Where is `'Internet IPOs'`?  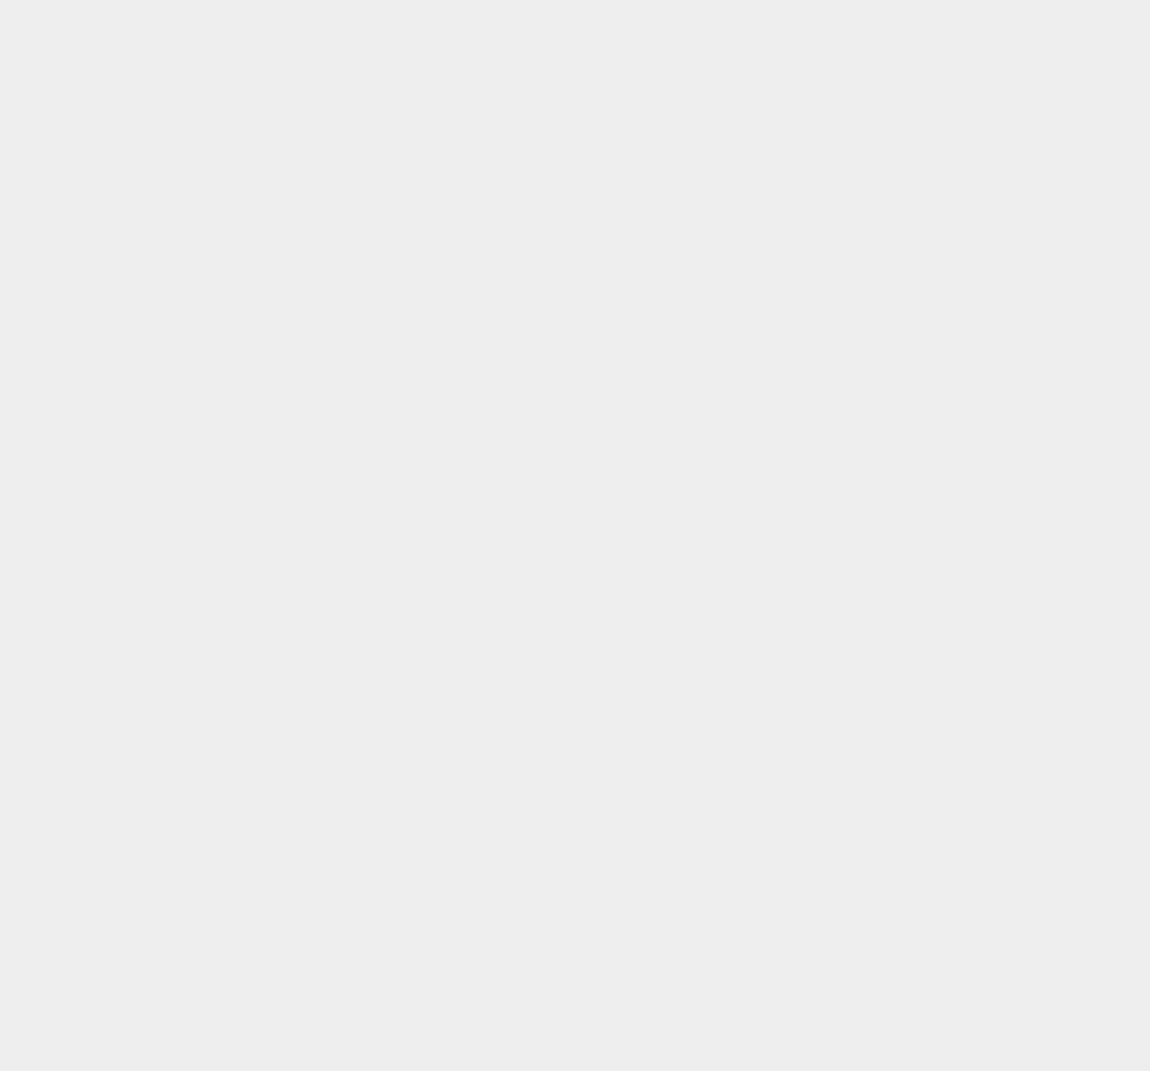
'Internet IPOs' is located at coordinates (852, 673).